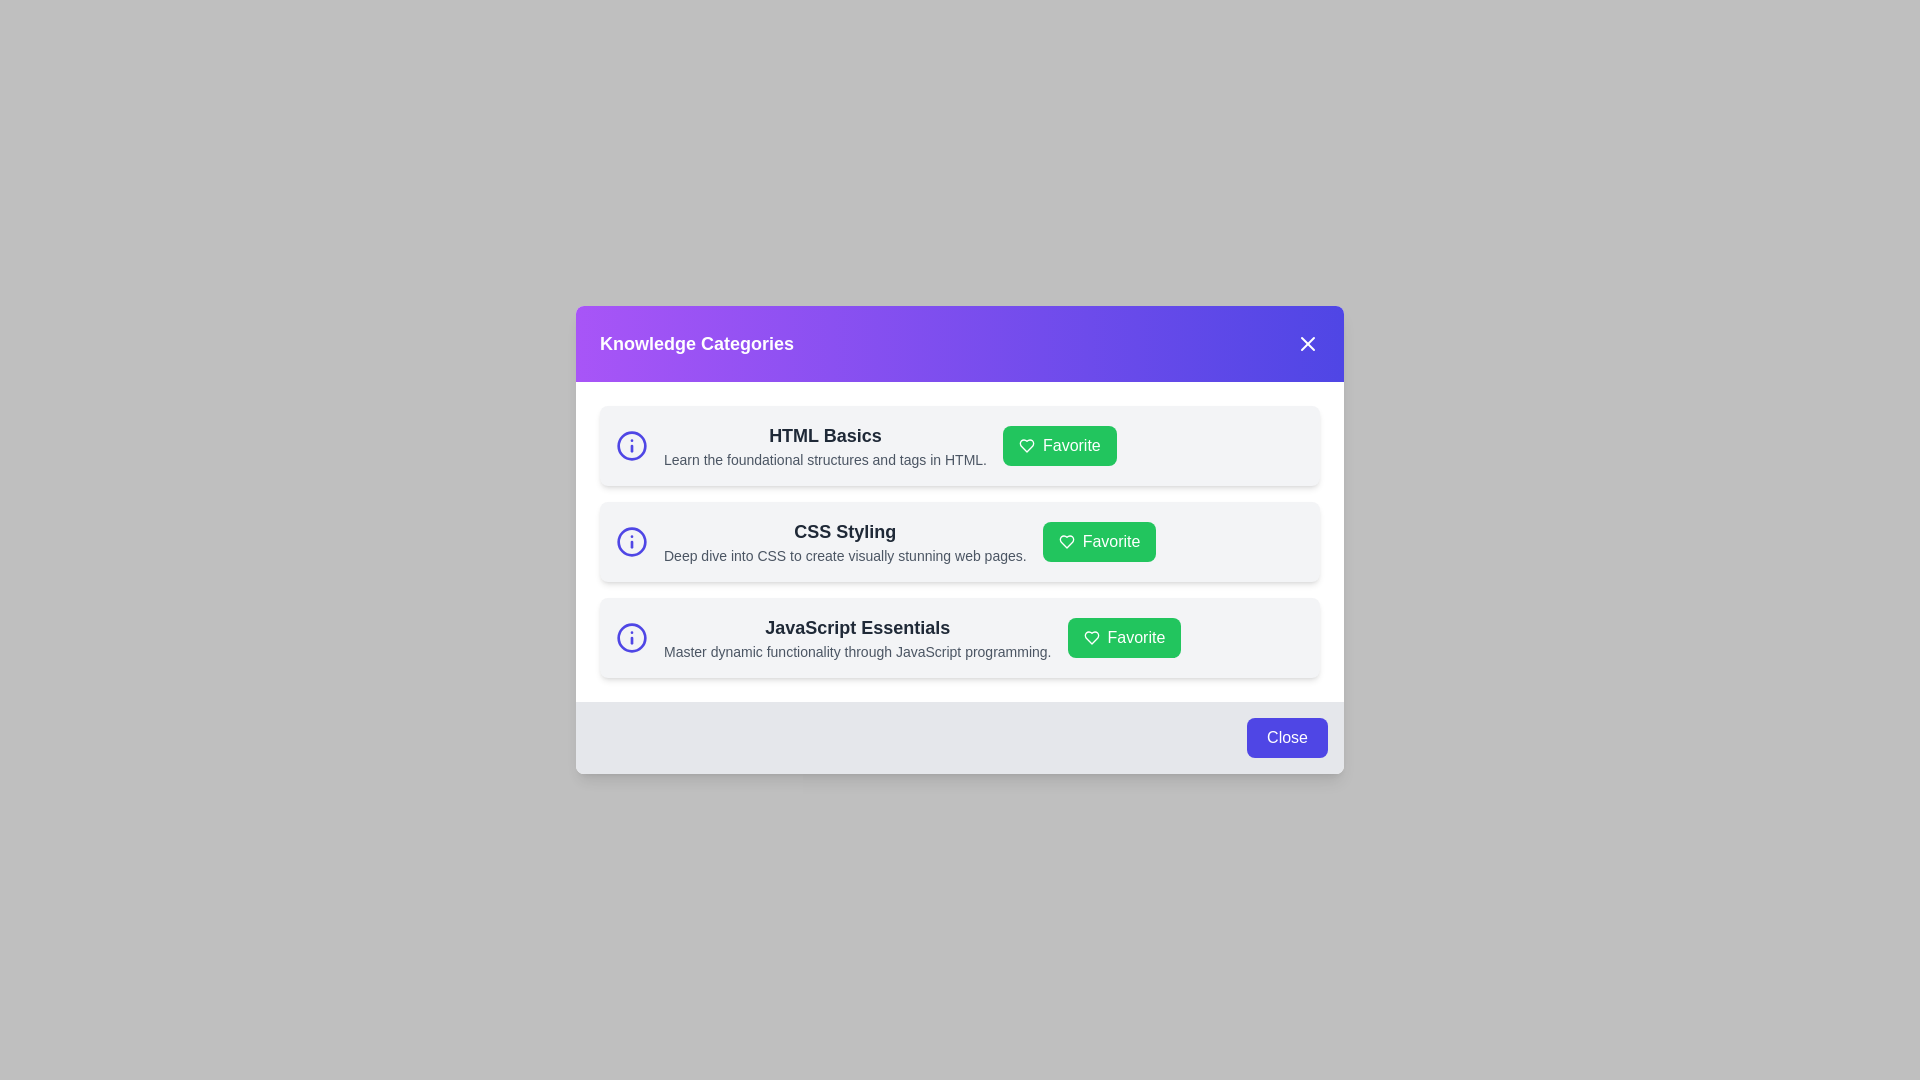 Image resolution: width=1920 pixels, height=1080 pixels. Describe the element at coordinates (857, 651) in the screenshot. I see `descriptive static text element located beneath the title 'JavaScript Essentials' in the modal dialog box titled 'Knowledge Categories.'` at that location.